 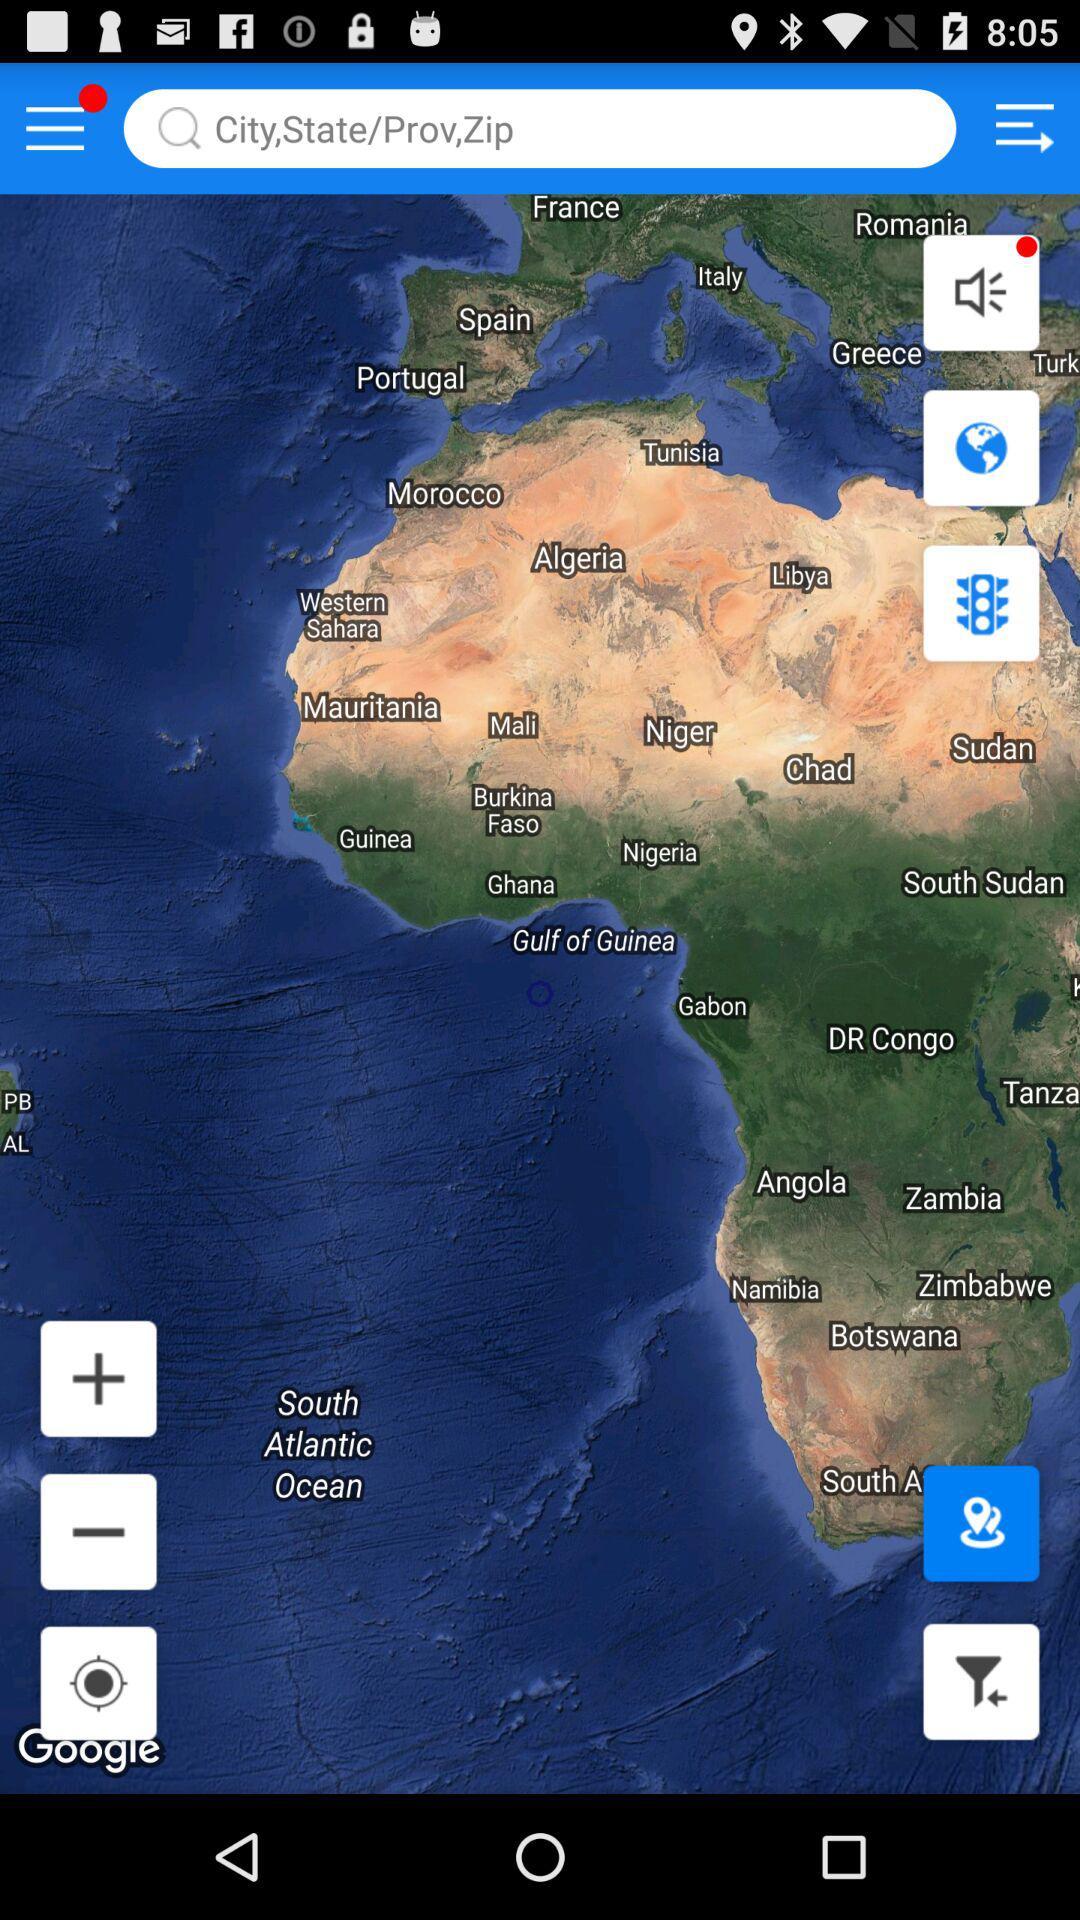 What do you see at coordinates (98, 1530) in the screenshot?
I see `decrease zoom` at bounding box center [98, 1530].